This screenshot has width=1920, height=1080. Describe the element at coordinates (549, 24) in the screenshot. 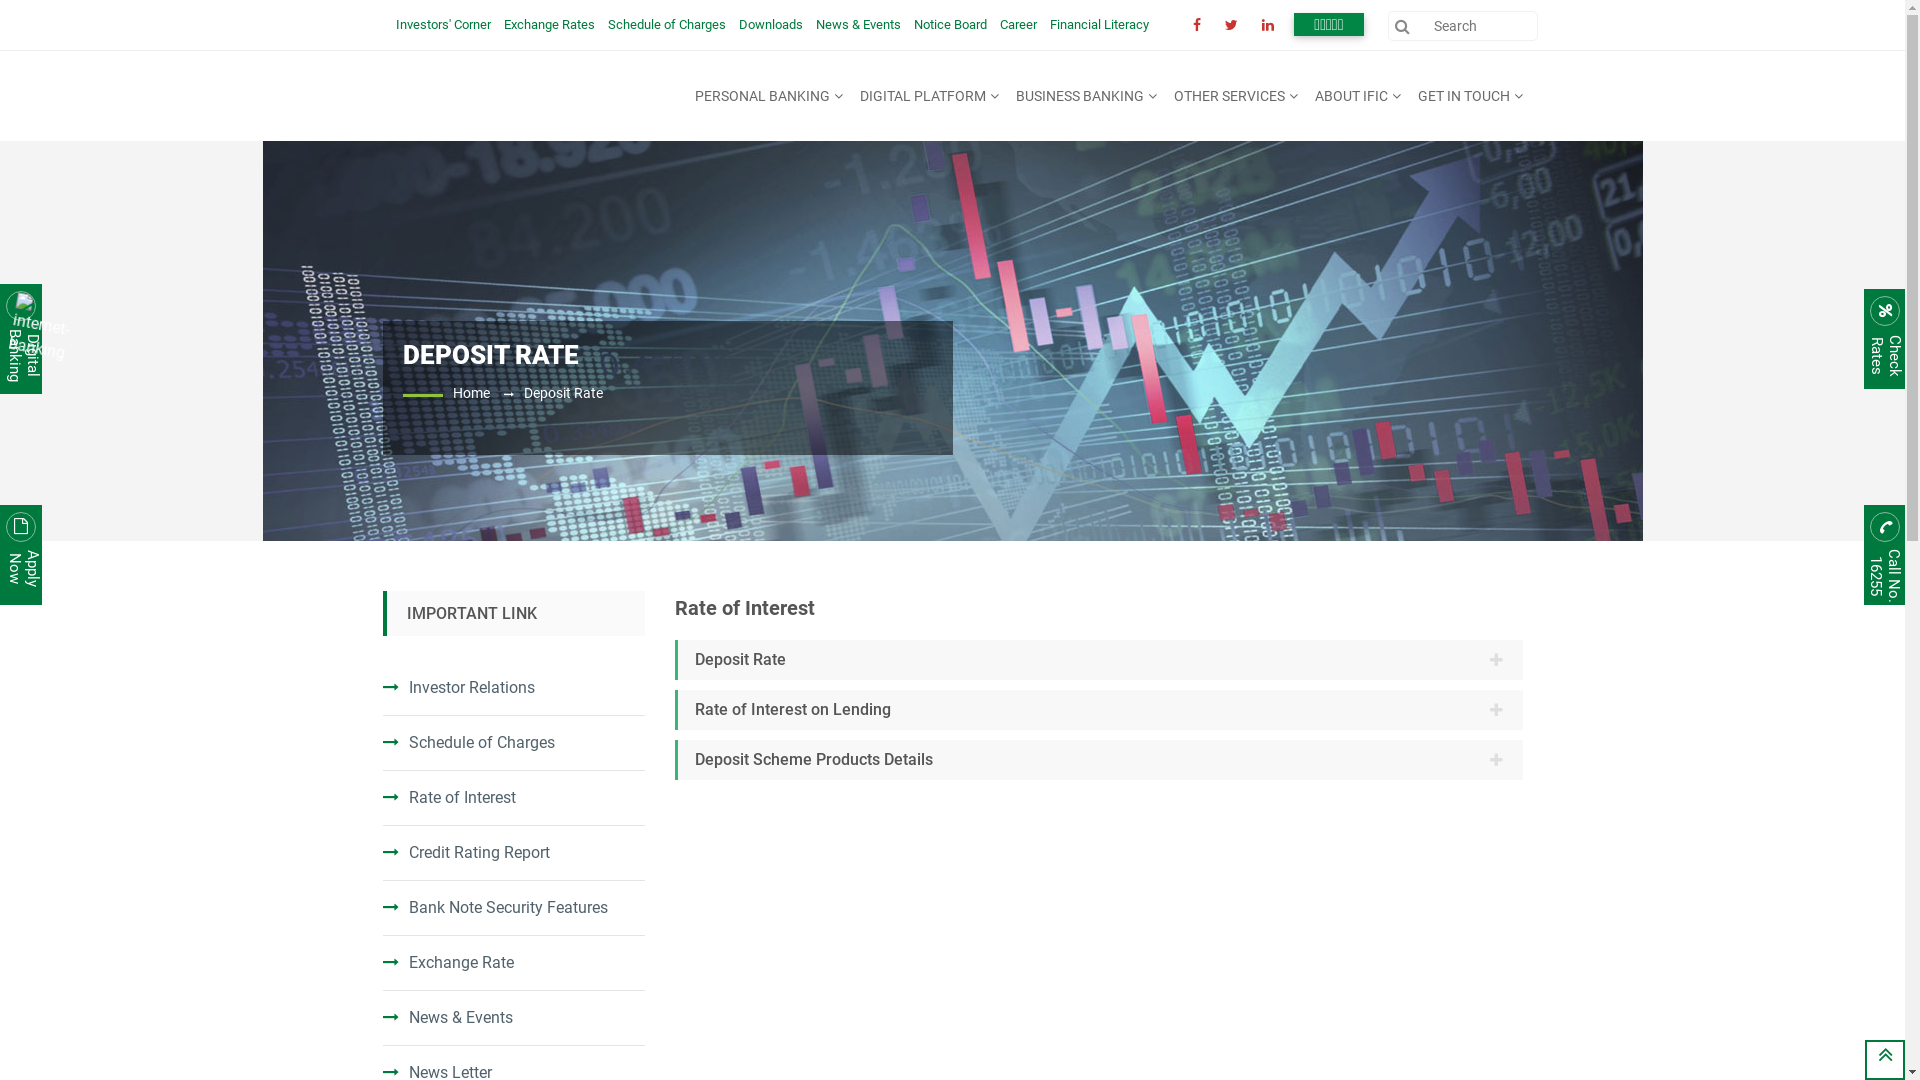

I see `'Exchange Rates'` at that location.